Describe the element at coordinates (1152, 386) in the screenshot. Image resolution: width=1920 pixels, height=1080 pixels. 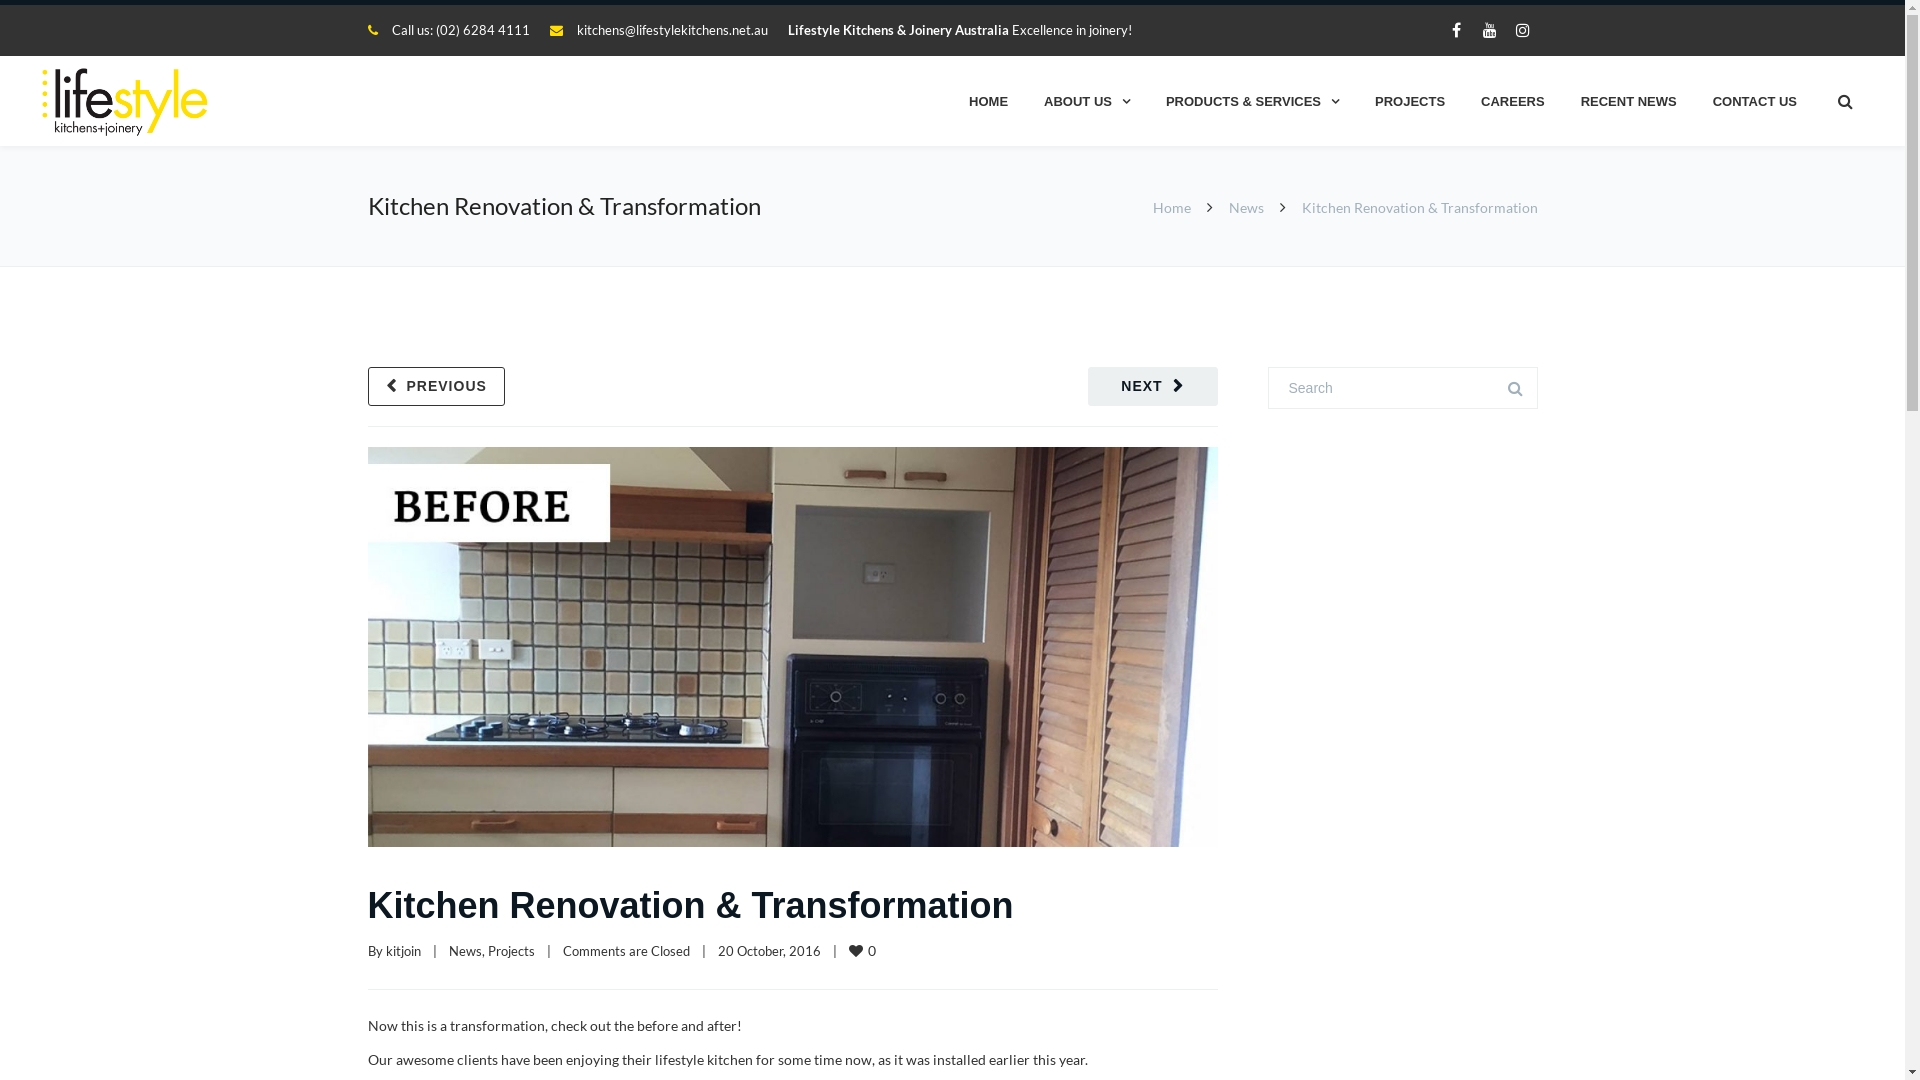
I see `'NEXT'` at that location.